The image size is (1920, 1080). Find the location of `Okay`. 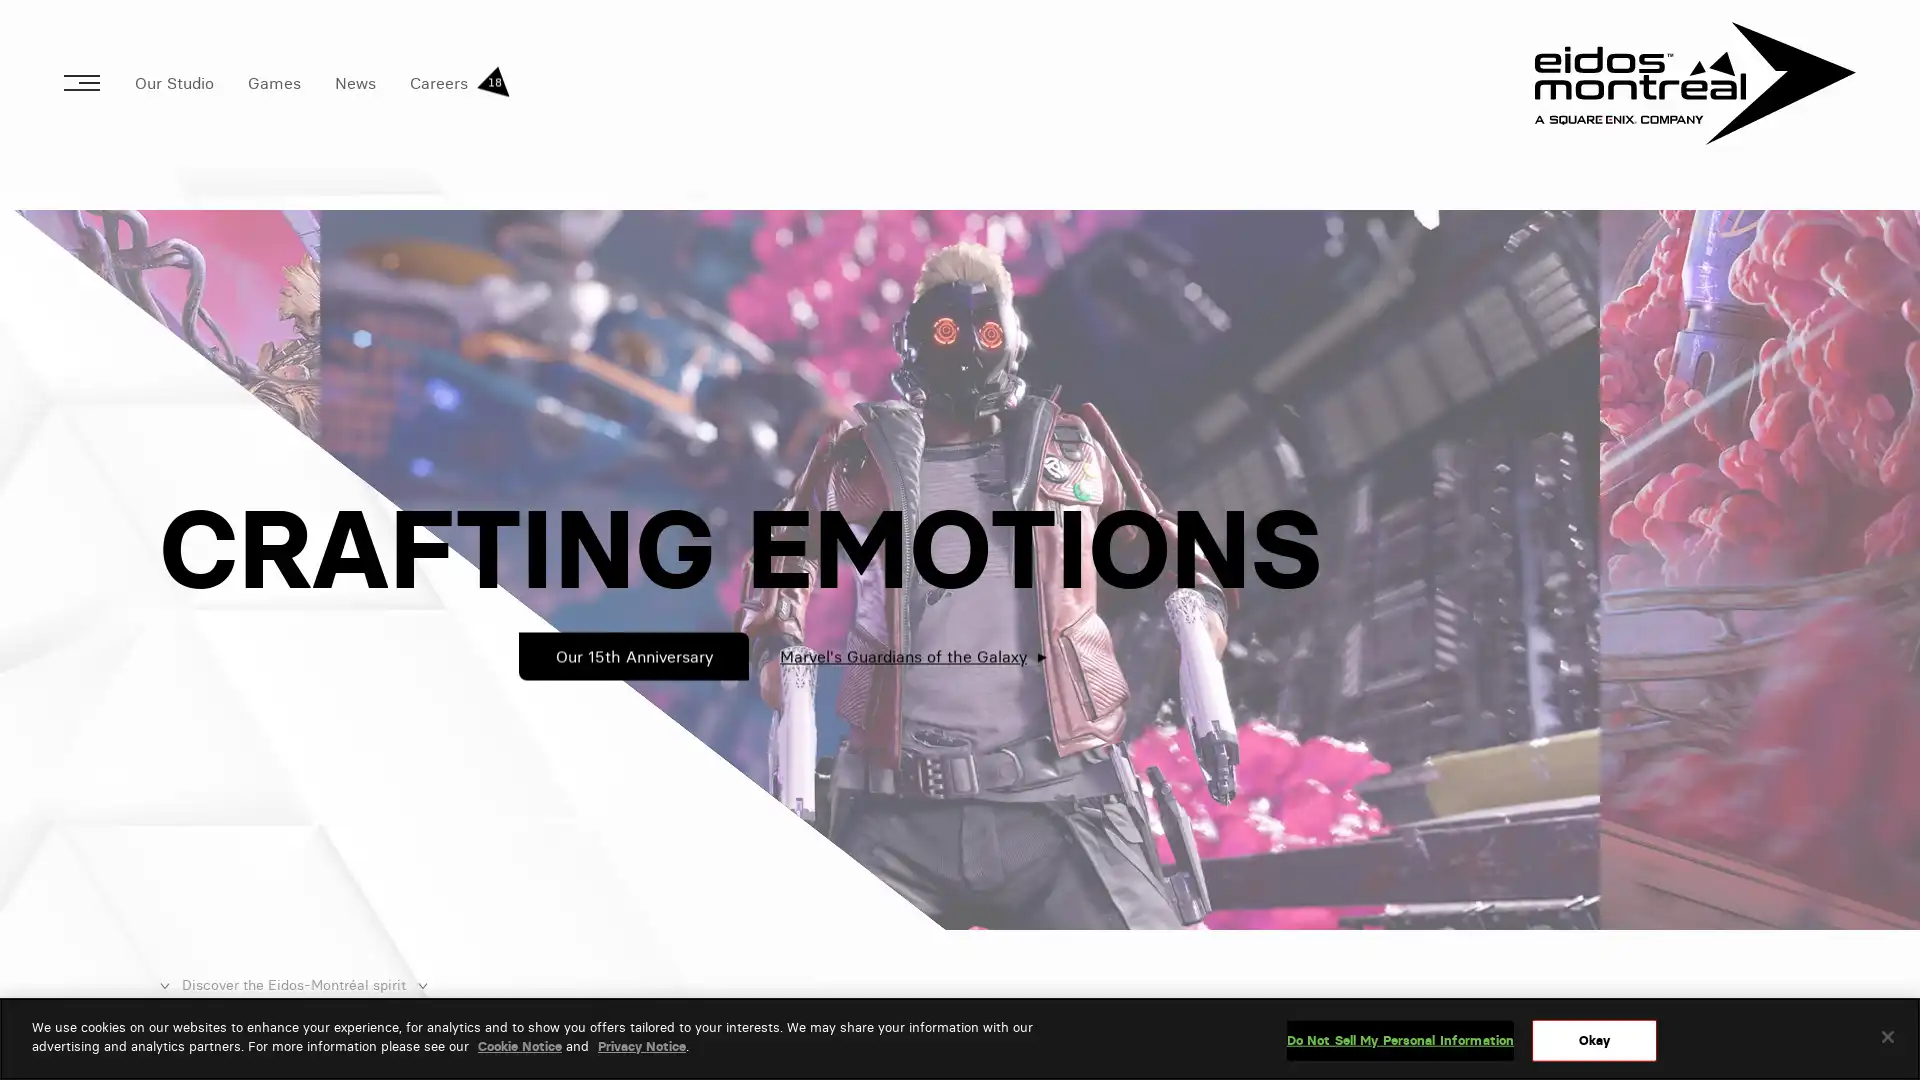

Okay is located at coordinates (1593, 1039).